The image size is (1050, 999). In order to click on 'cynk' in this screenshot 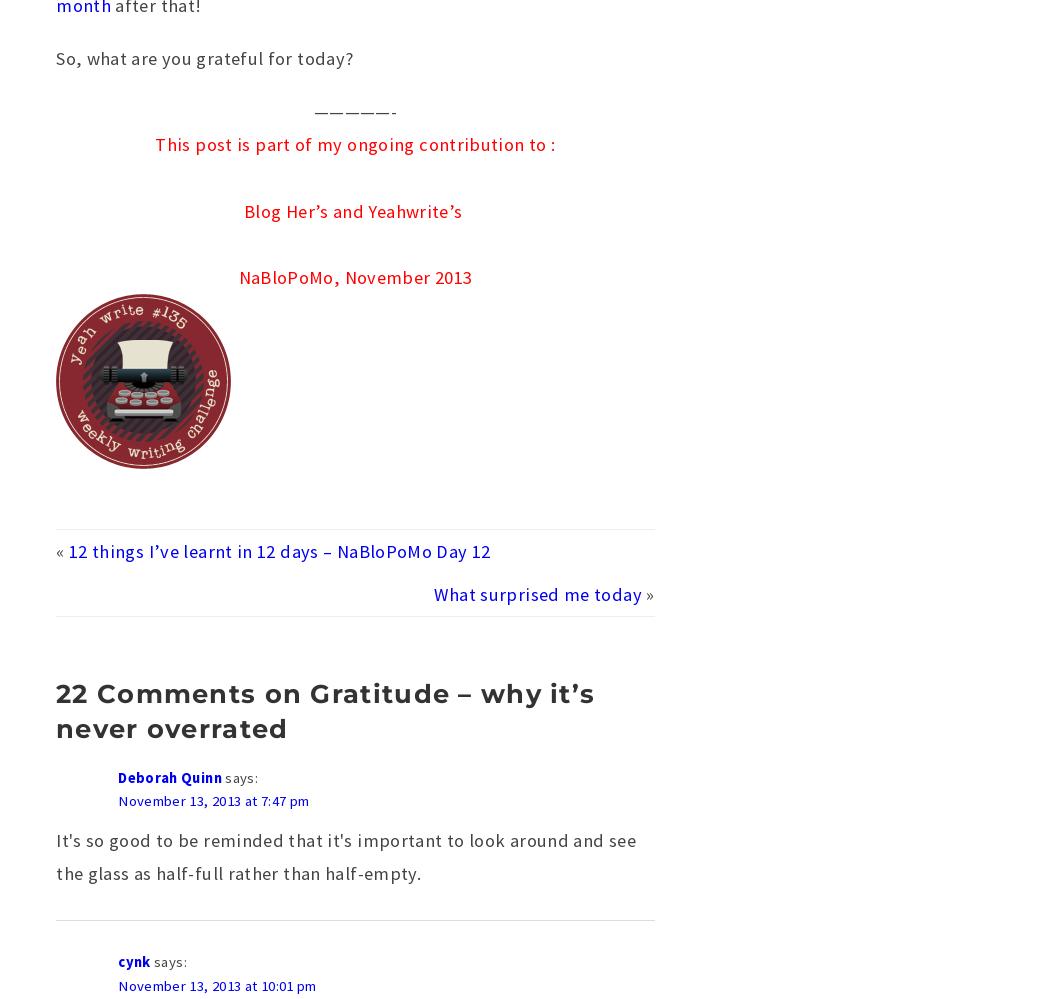, I will do `click(117, 961)`.